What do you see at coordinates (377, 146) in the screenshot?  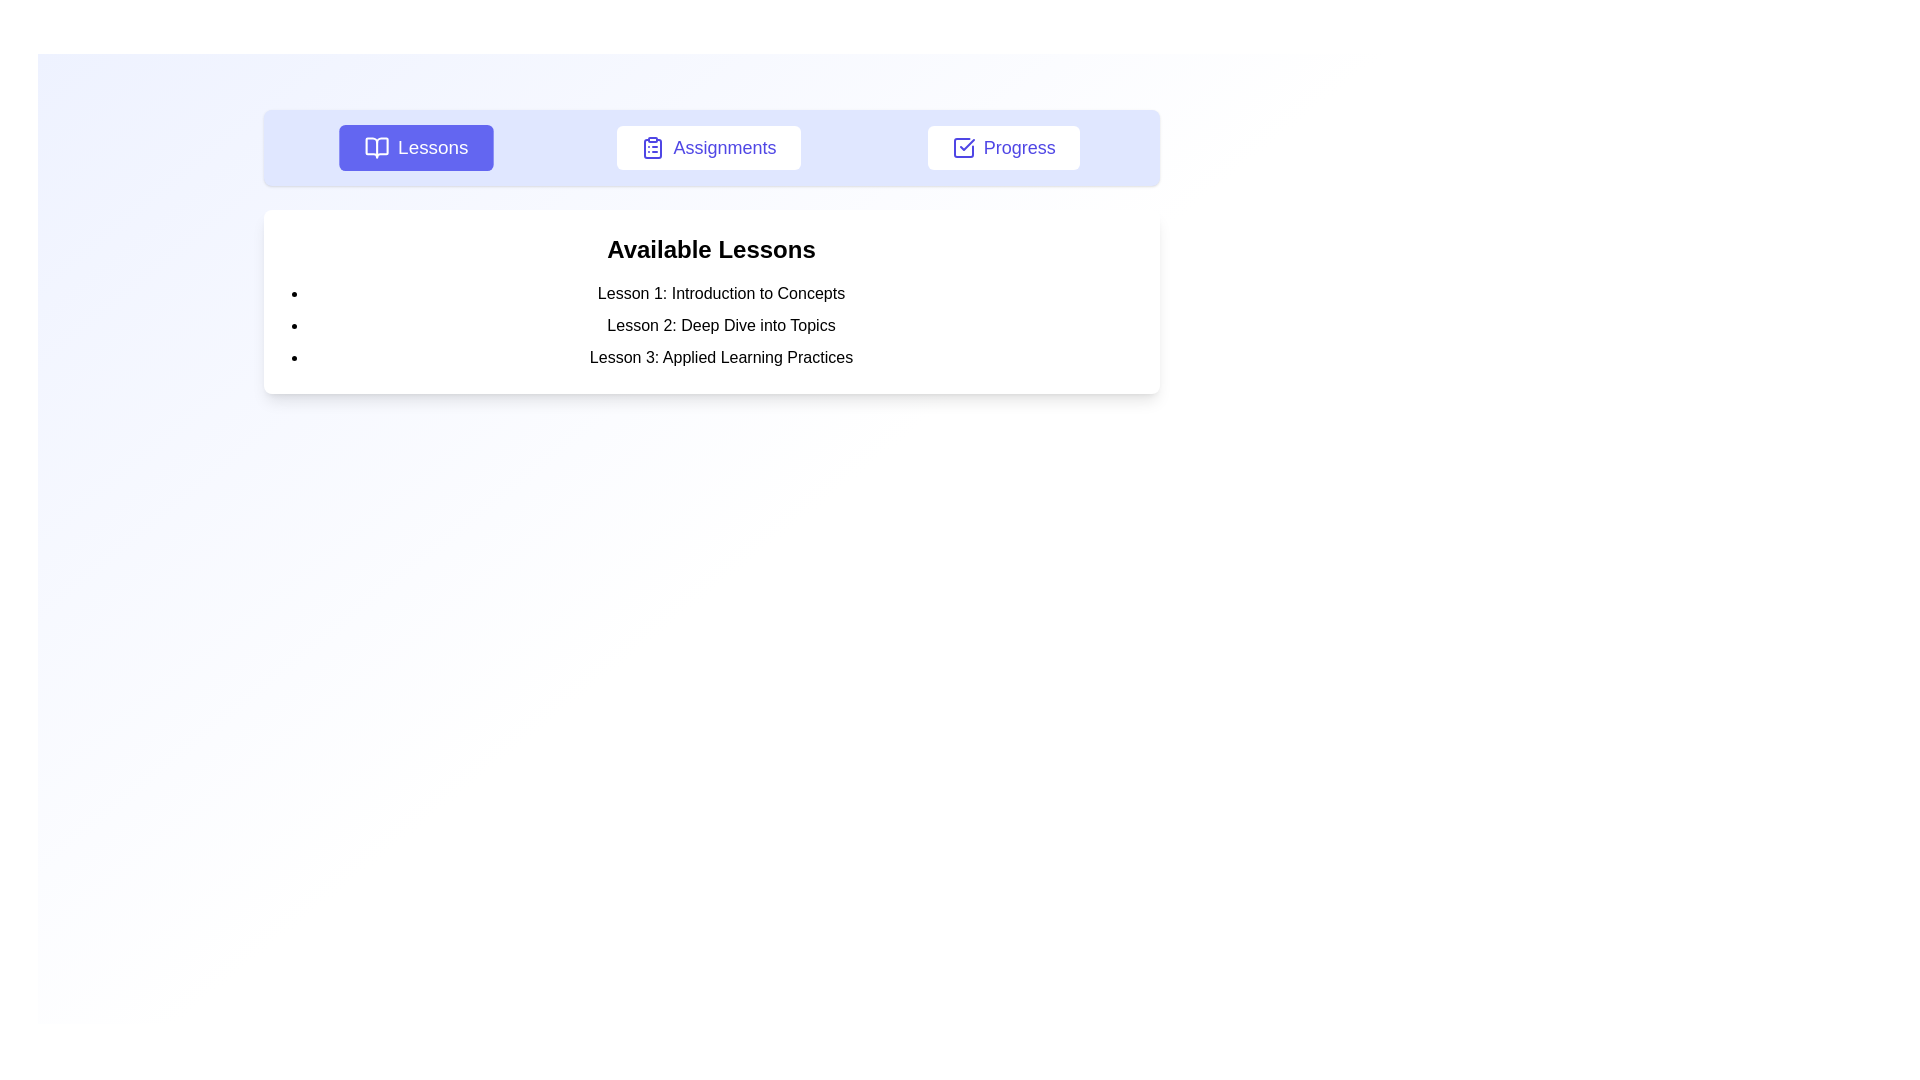 I see `the Open Book Symbol icon located in the navigation bar` at bounding box center [377, 146].